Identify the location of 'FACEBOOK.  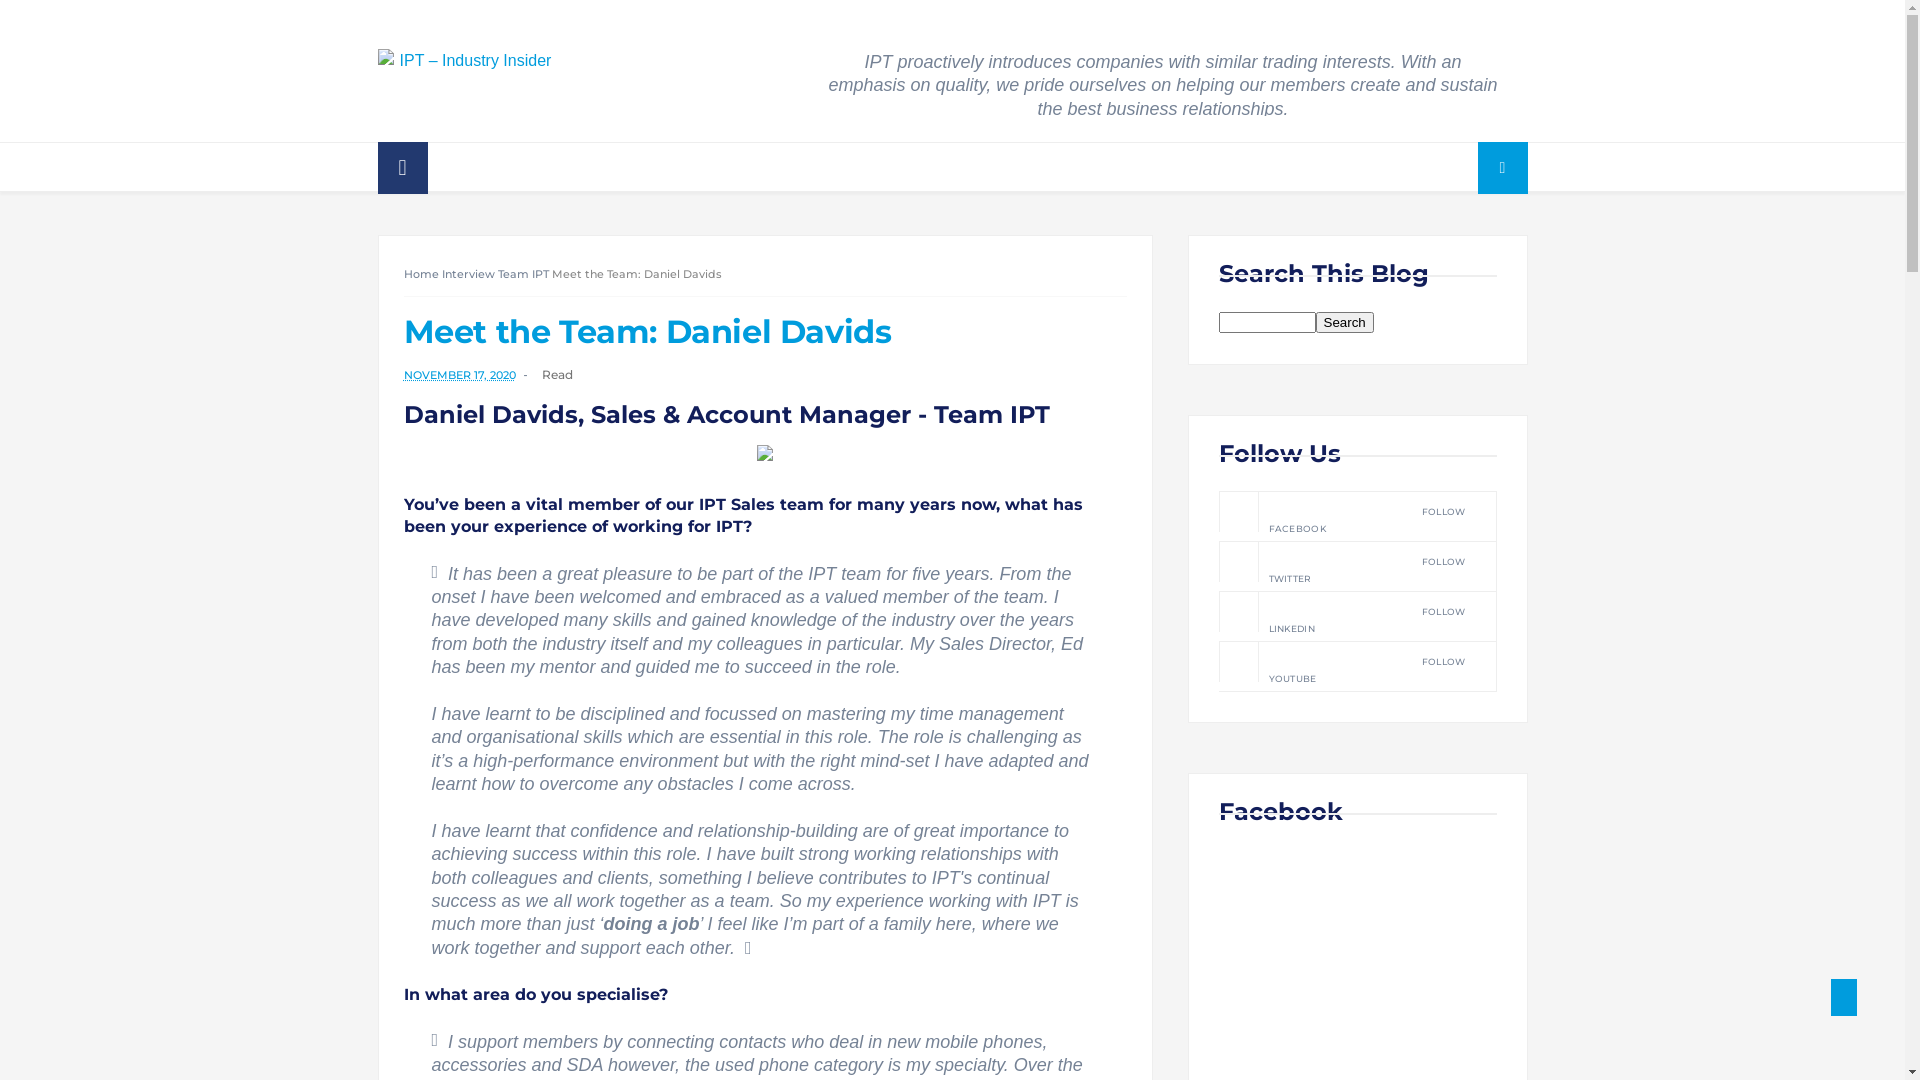
(1356, 515).